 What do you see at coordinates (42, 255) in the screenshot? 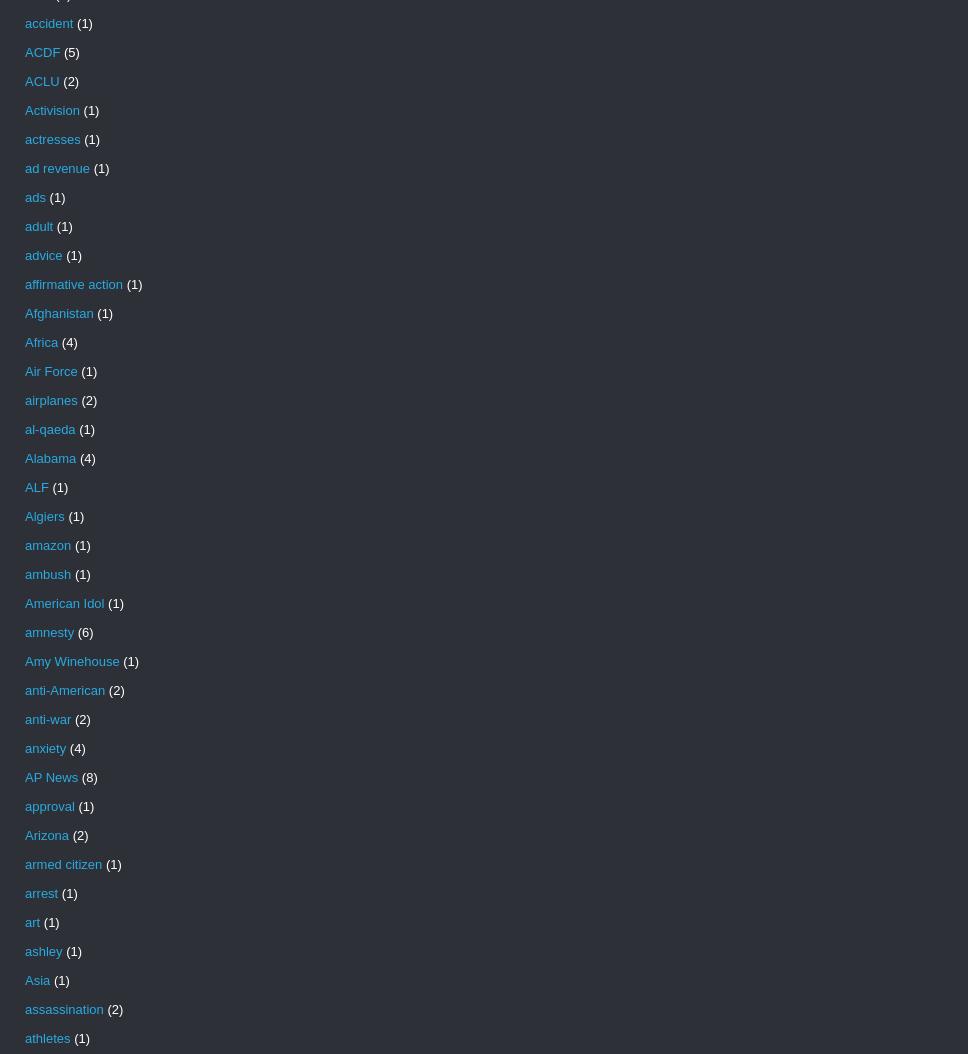
I see `'advice'` at bounding box center [42, 255].